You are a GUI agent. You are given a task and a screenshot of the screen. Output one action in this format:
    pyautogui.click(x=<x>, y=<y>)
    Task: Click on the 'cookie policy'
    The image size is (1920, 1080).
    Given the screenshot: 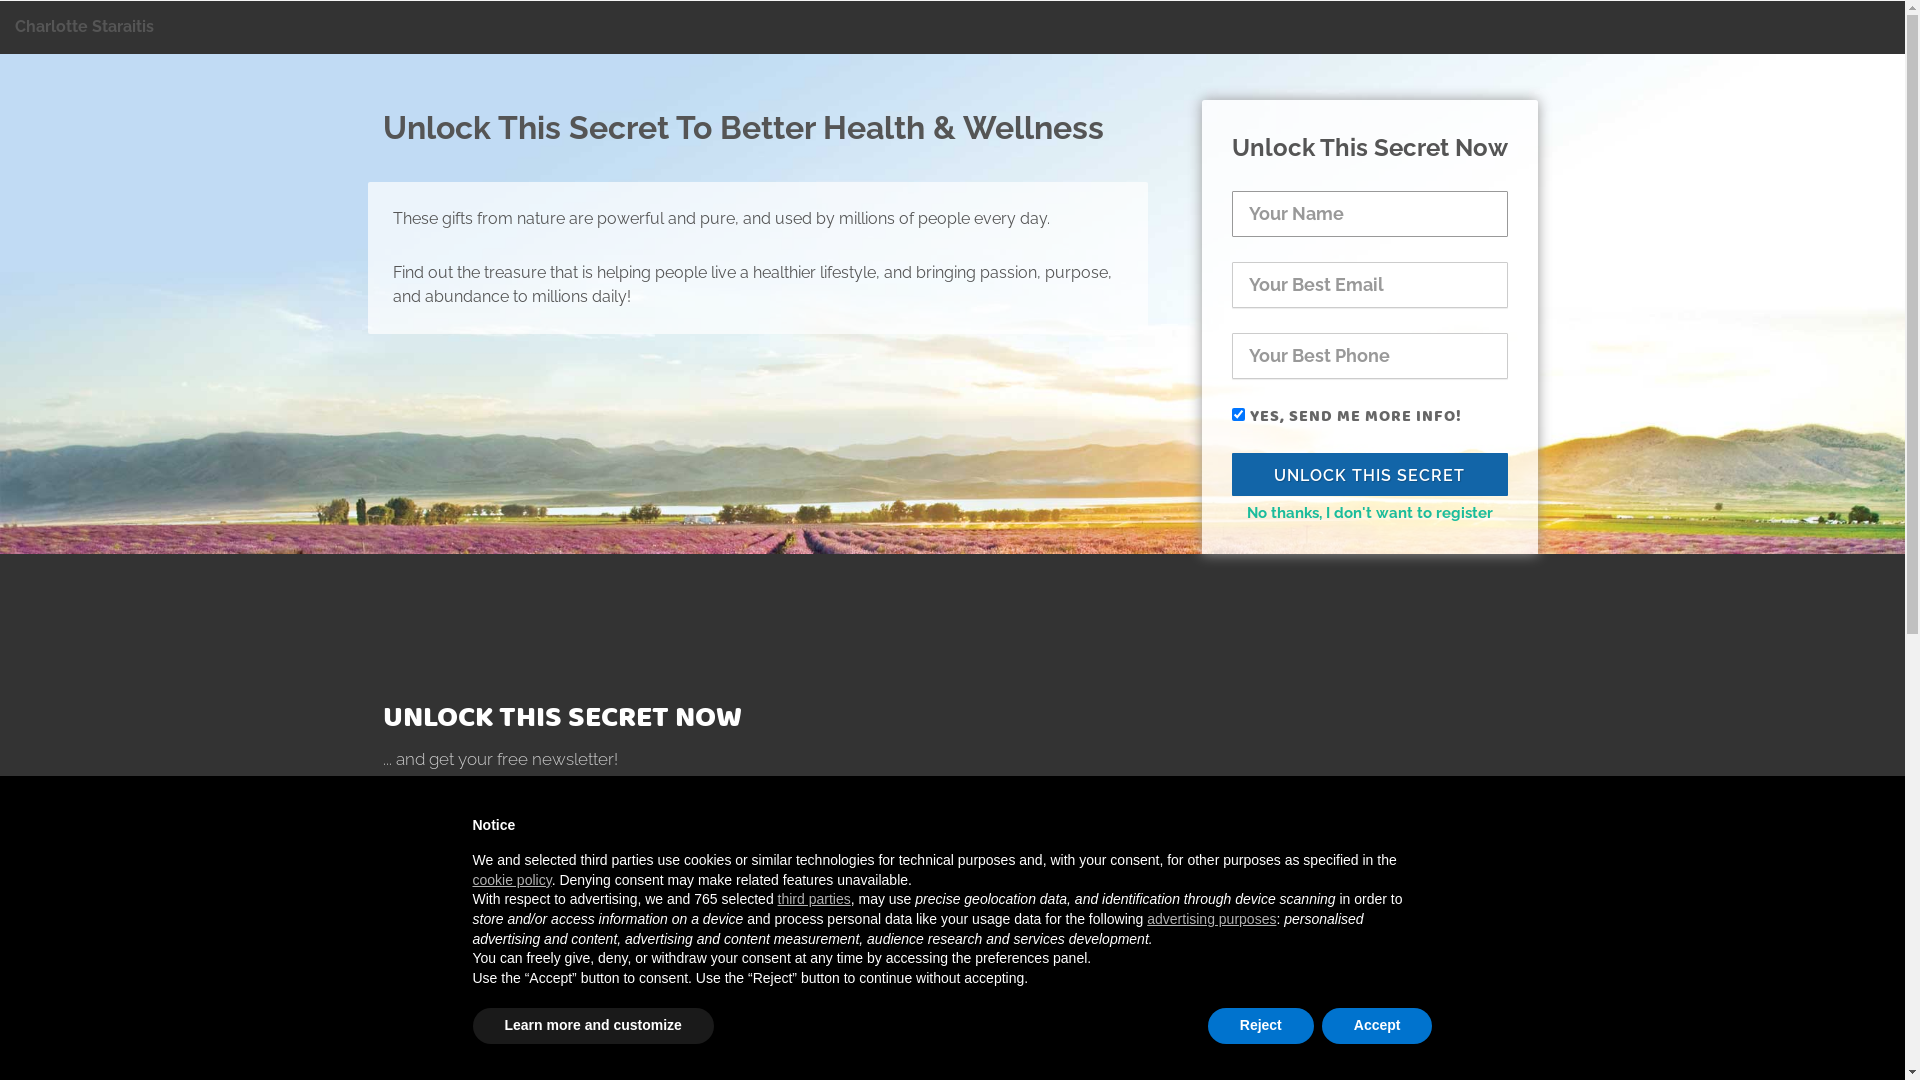 What is the action you would take?
    pyautogui.click(x=470, y=878)
    